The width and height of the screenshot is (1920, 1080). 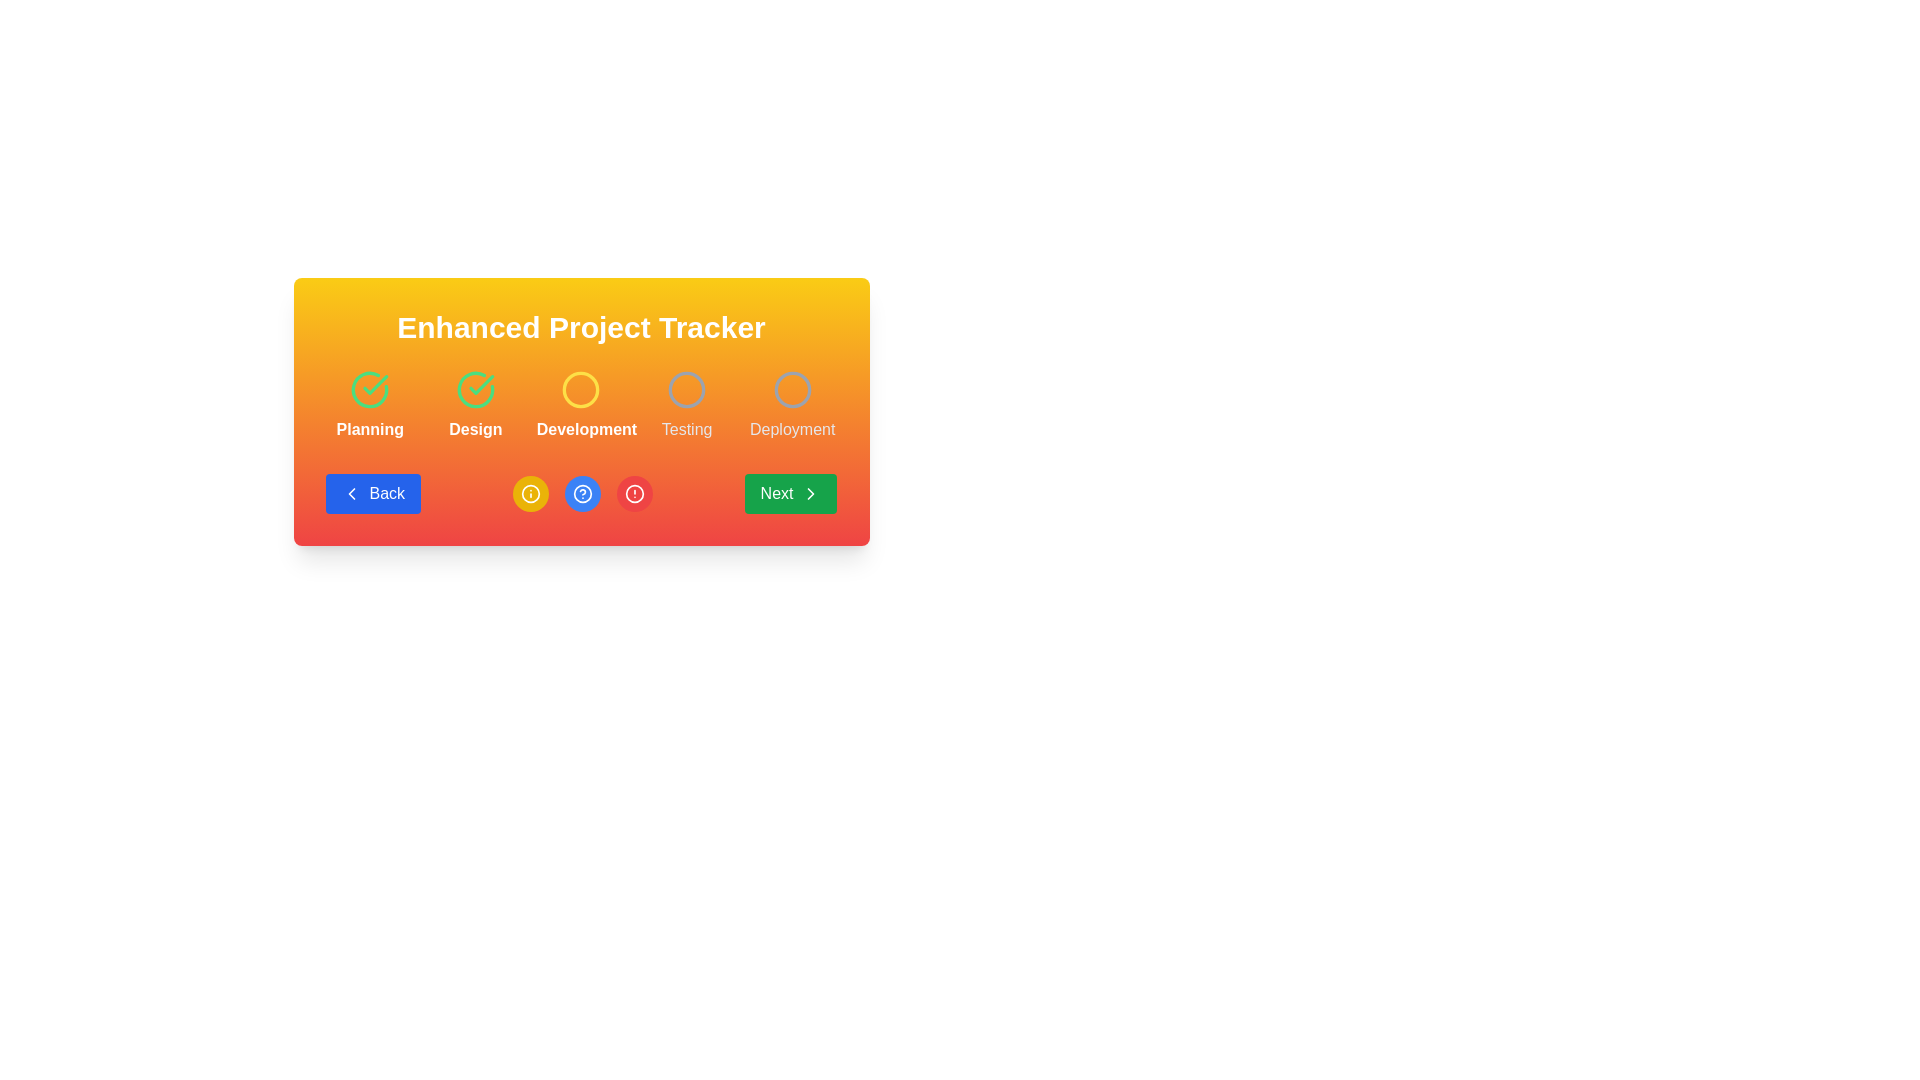 I want to click on the circular icon that indicates the 'Deployment' process stage, located above the 'Deployment' text in the deployment progress section, so click(x=791, y=389).